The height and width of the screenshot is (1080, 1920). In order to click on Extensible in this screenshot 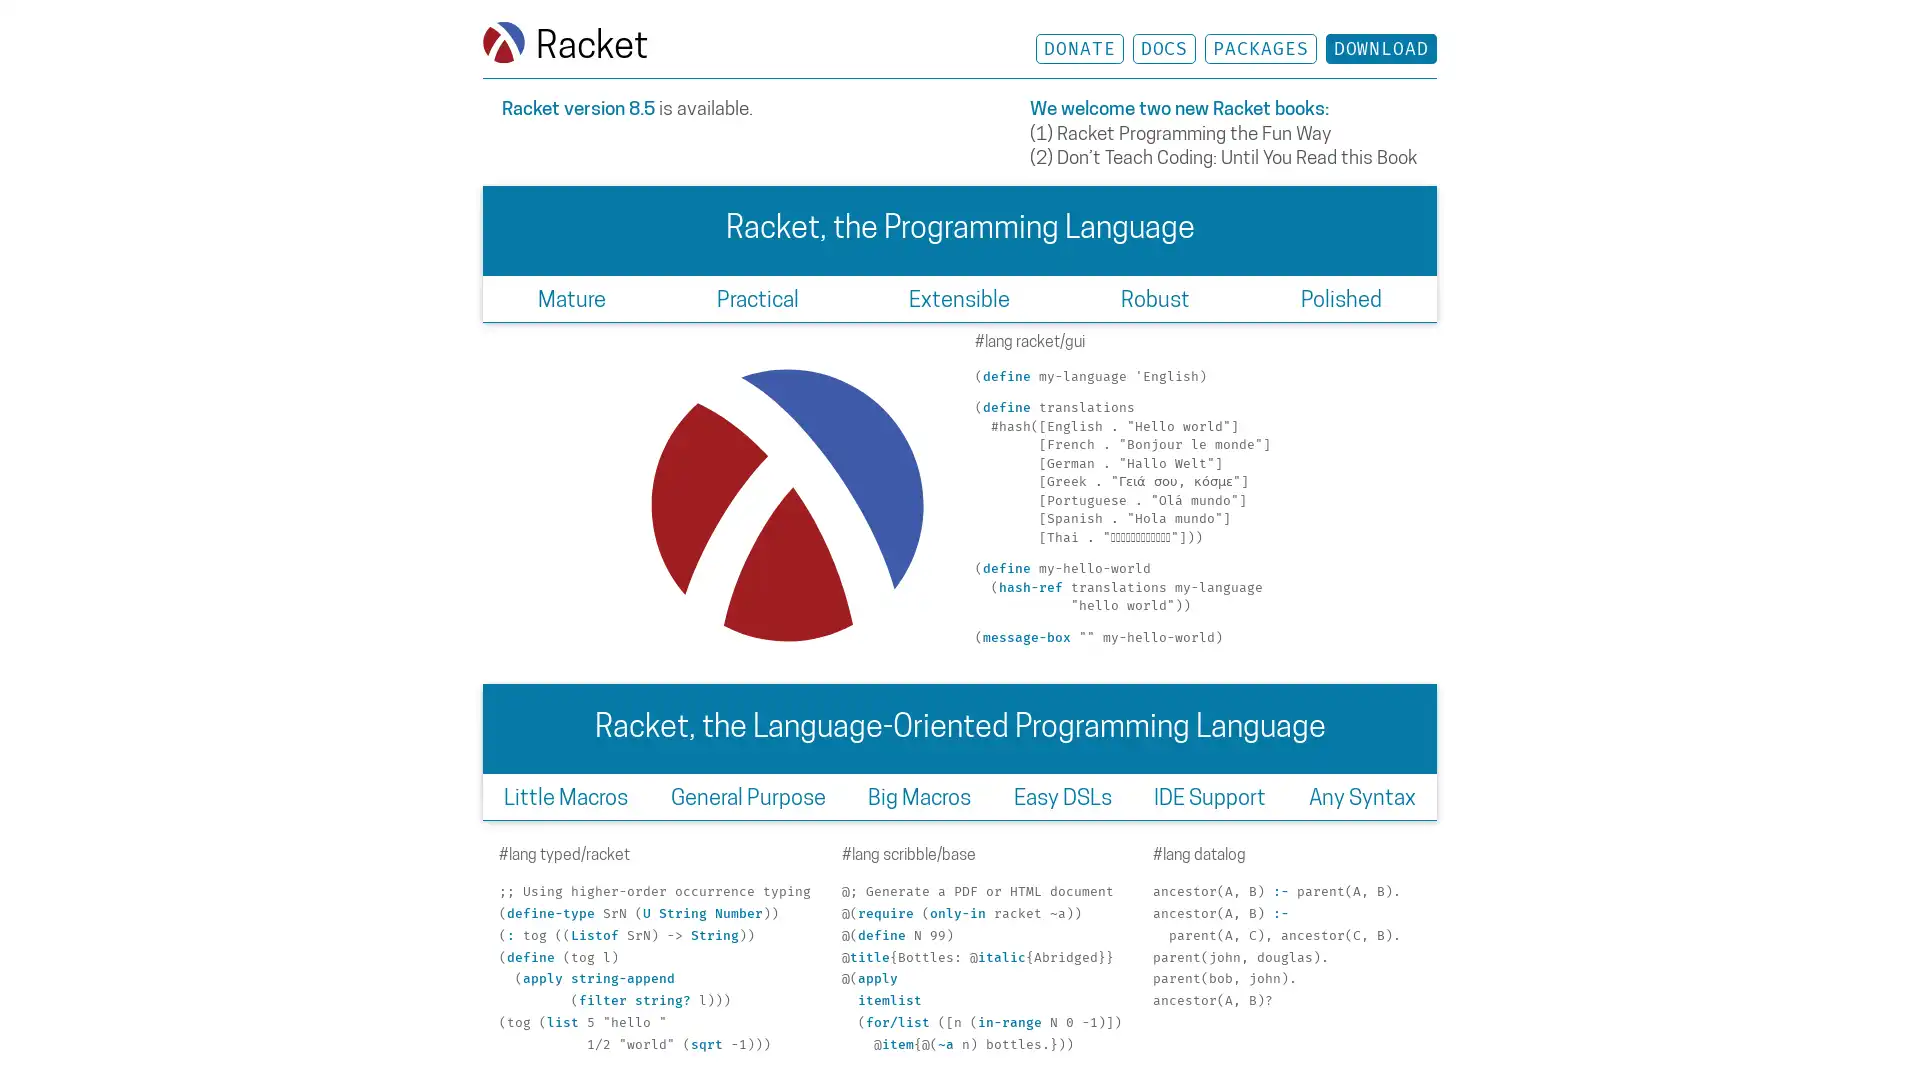, I will do `click(958, 298)`.